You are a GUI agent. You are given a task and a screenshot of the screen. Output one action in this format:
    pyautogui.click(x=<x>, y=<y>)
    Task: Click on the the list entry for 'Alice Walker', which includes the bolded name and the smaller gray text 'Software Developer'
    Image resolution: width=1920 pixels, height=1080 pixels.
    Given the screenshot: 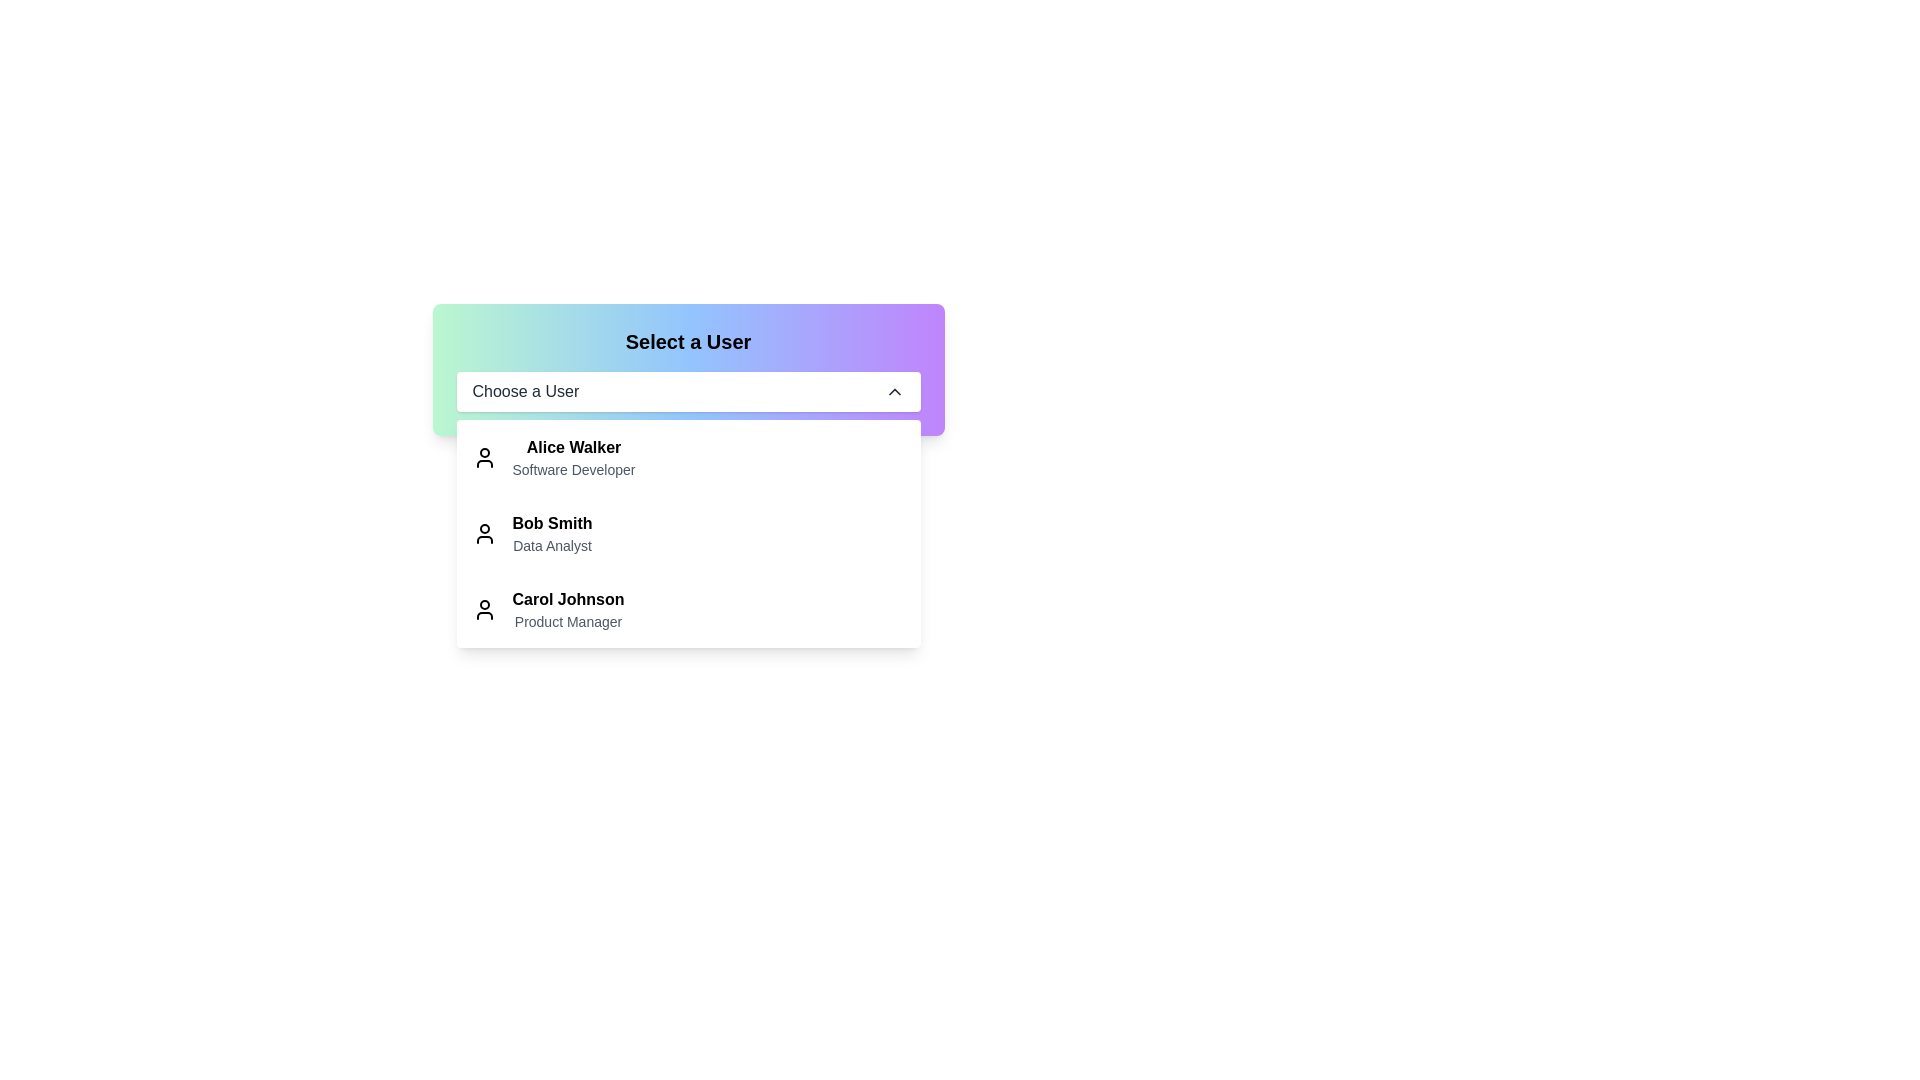 What is the action you would take?
    pyautogui.click(x=572, y=458)
    